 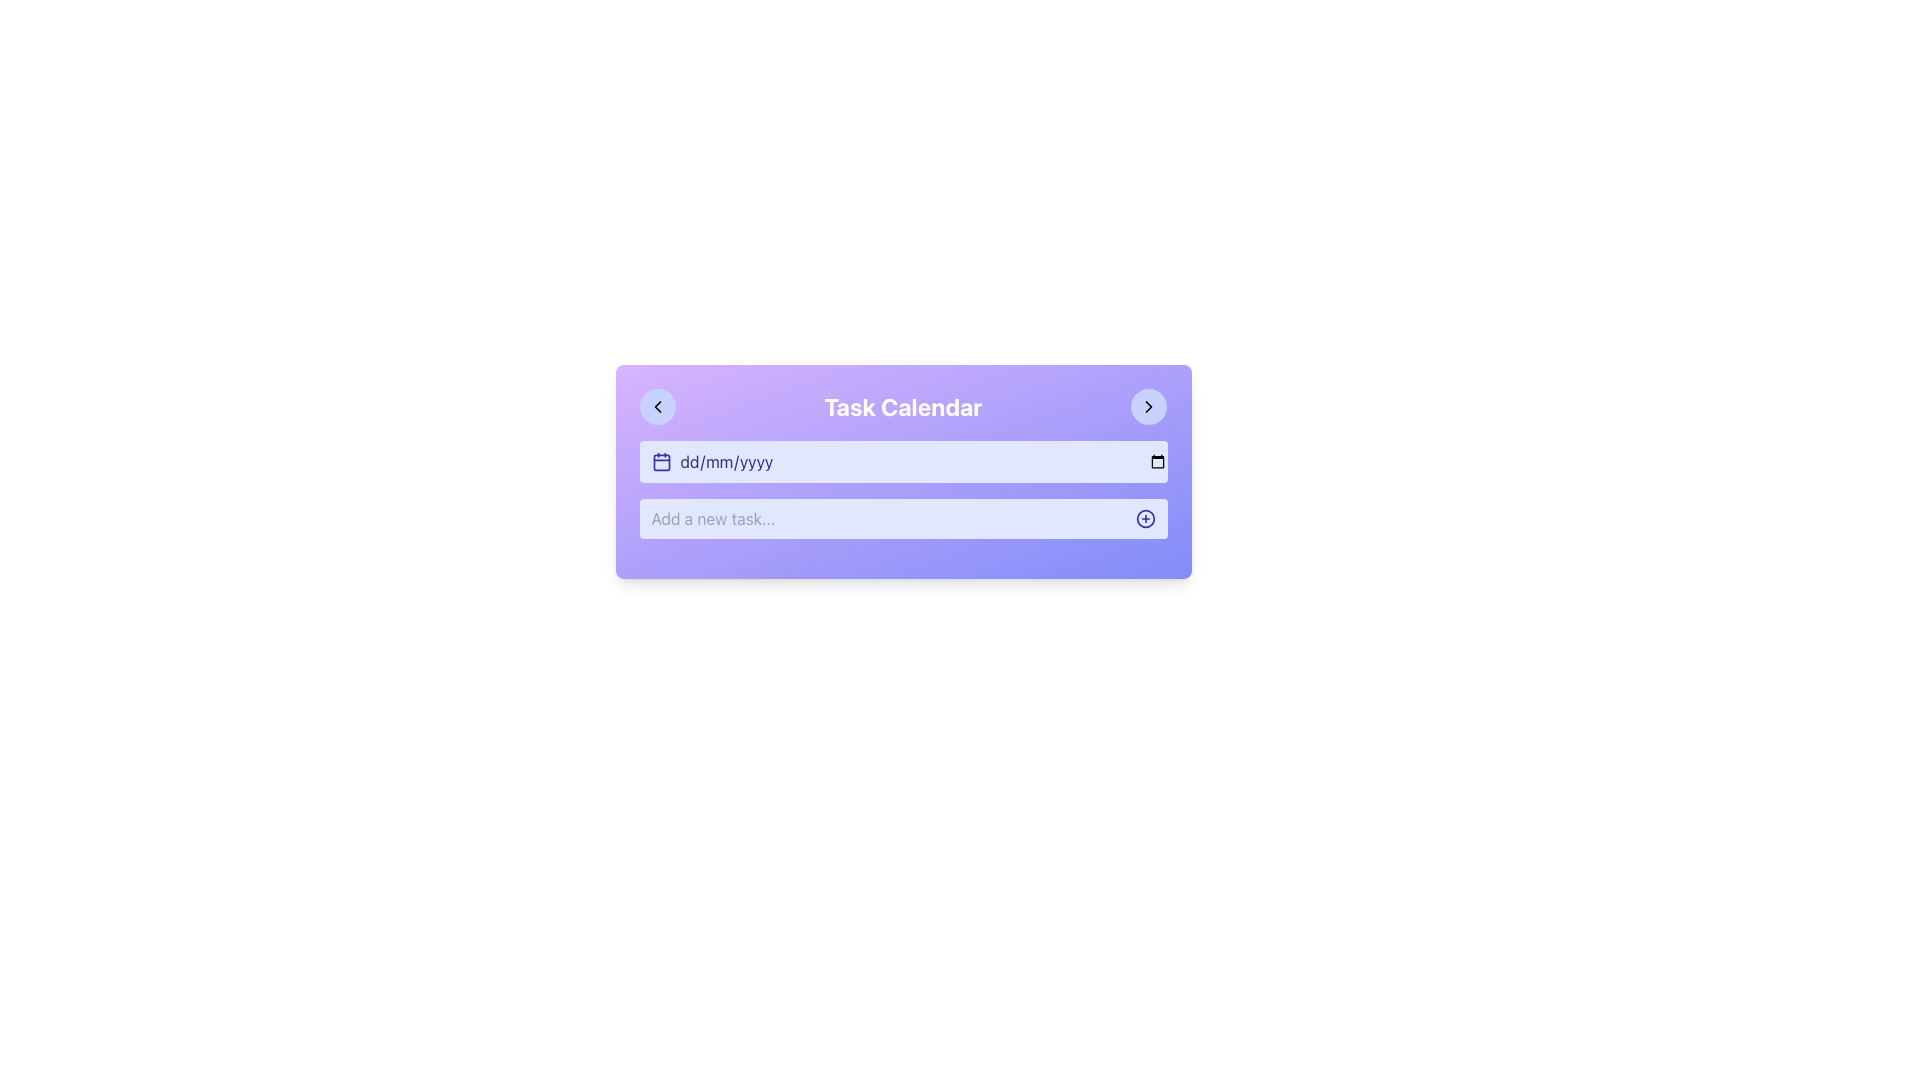 What do you see at coordinates (1149, 406) in the screenshot?
I see `the decorative arrow icon in the circular button at the top-right corner of the task calendar interface, which symbolizes navigation or progression` at bounding box center [1149, 406].